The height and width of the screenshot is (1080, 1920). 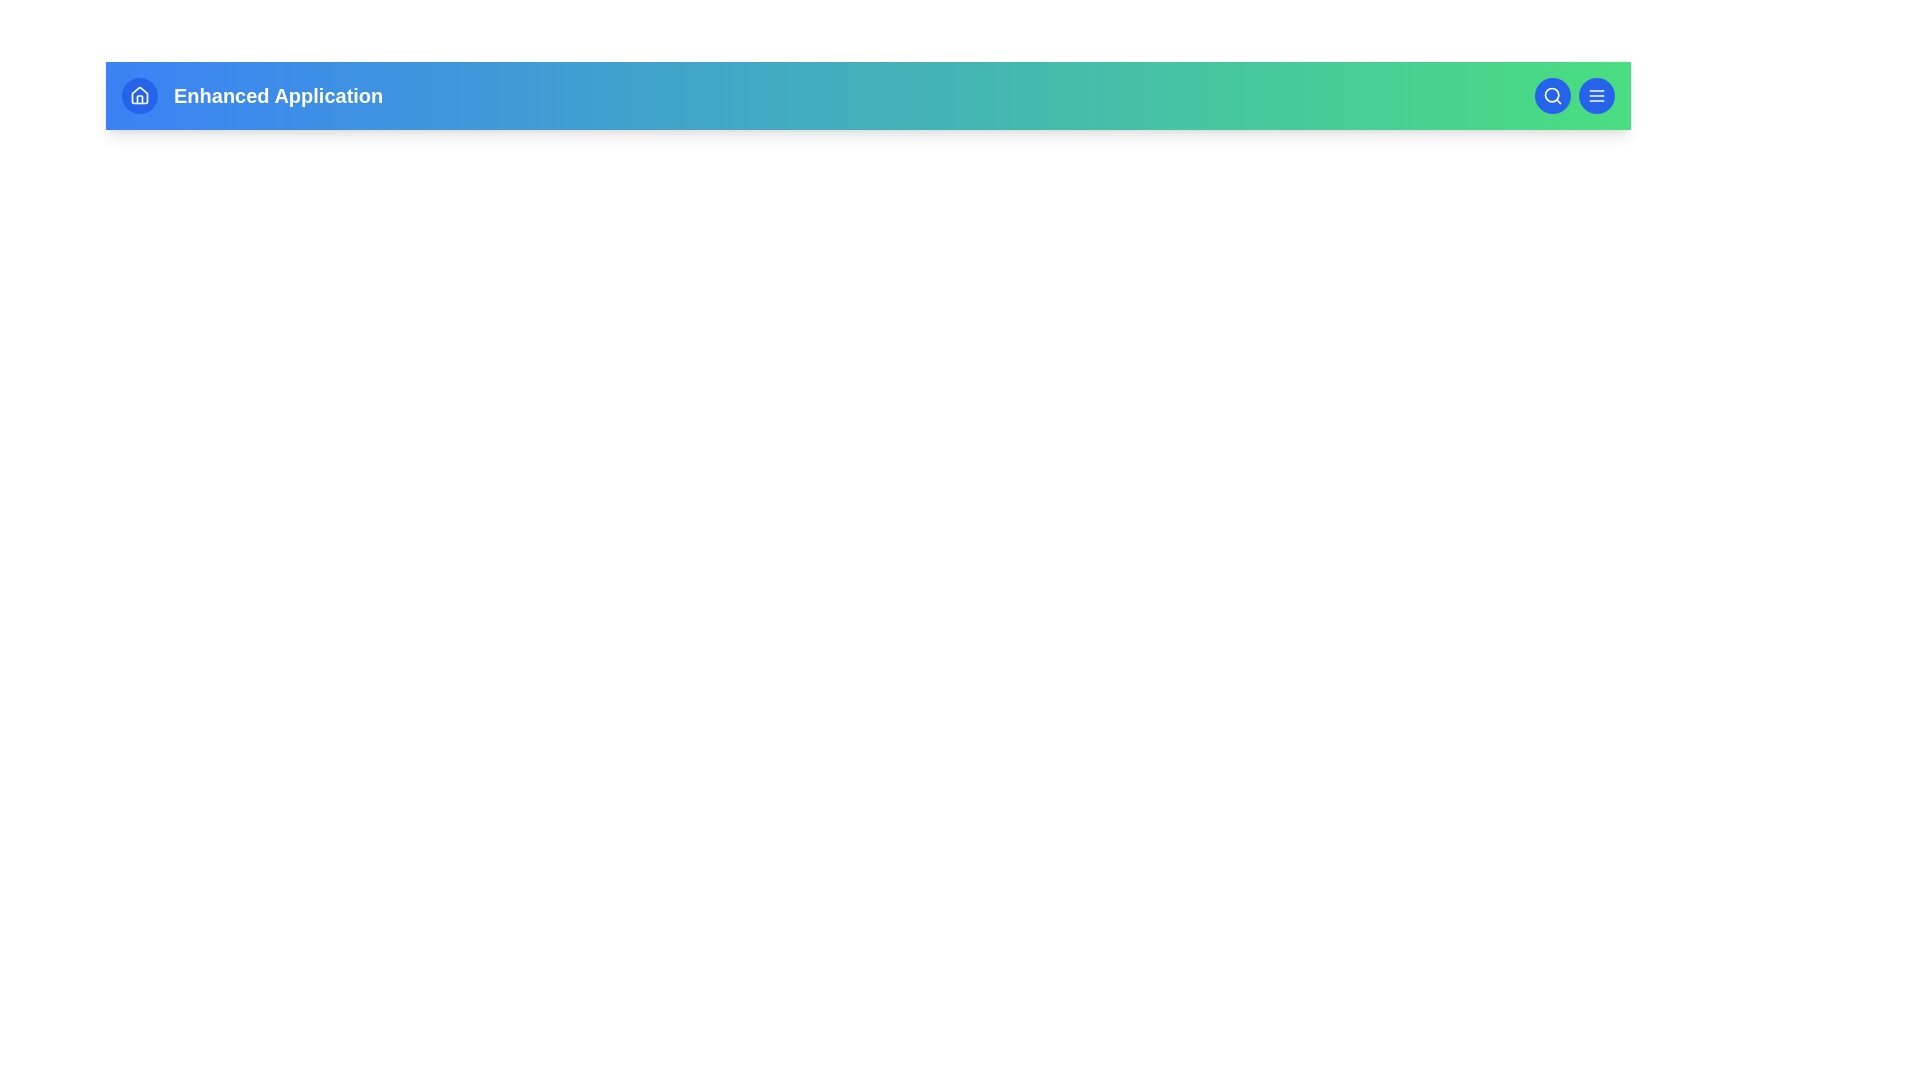 What do you see at coordinates (1552, 96) in the screenshot?
I see `the search initiation button located near the top right corner of the interface to initiate a search` at bounding box center [1552, 96].